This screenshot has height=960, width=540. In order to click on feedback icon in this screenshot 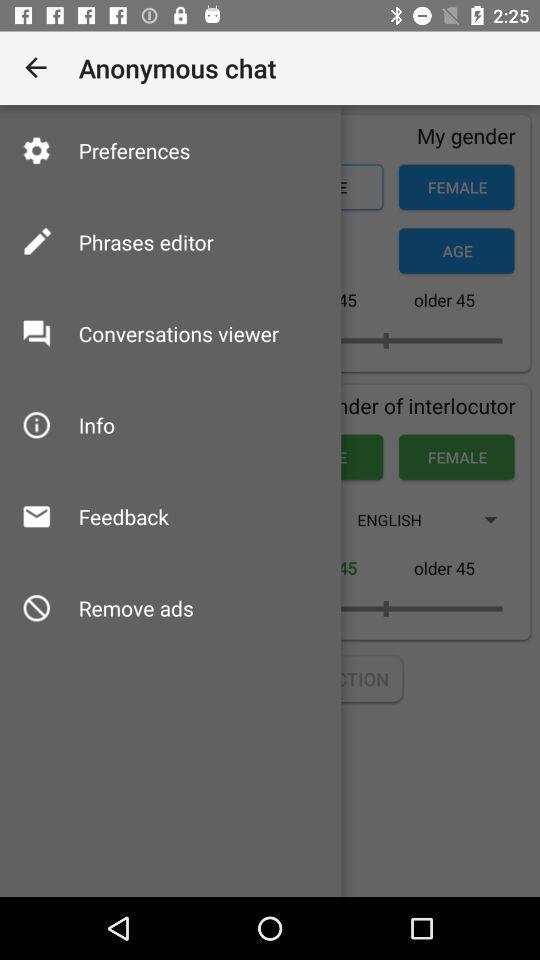, I will do `click(123, 515)`.